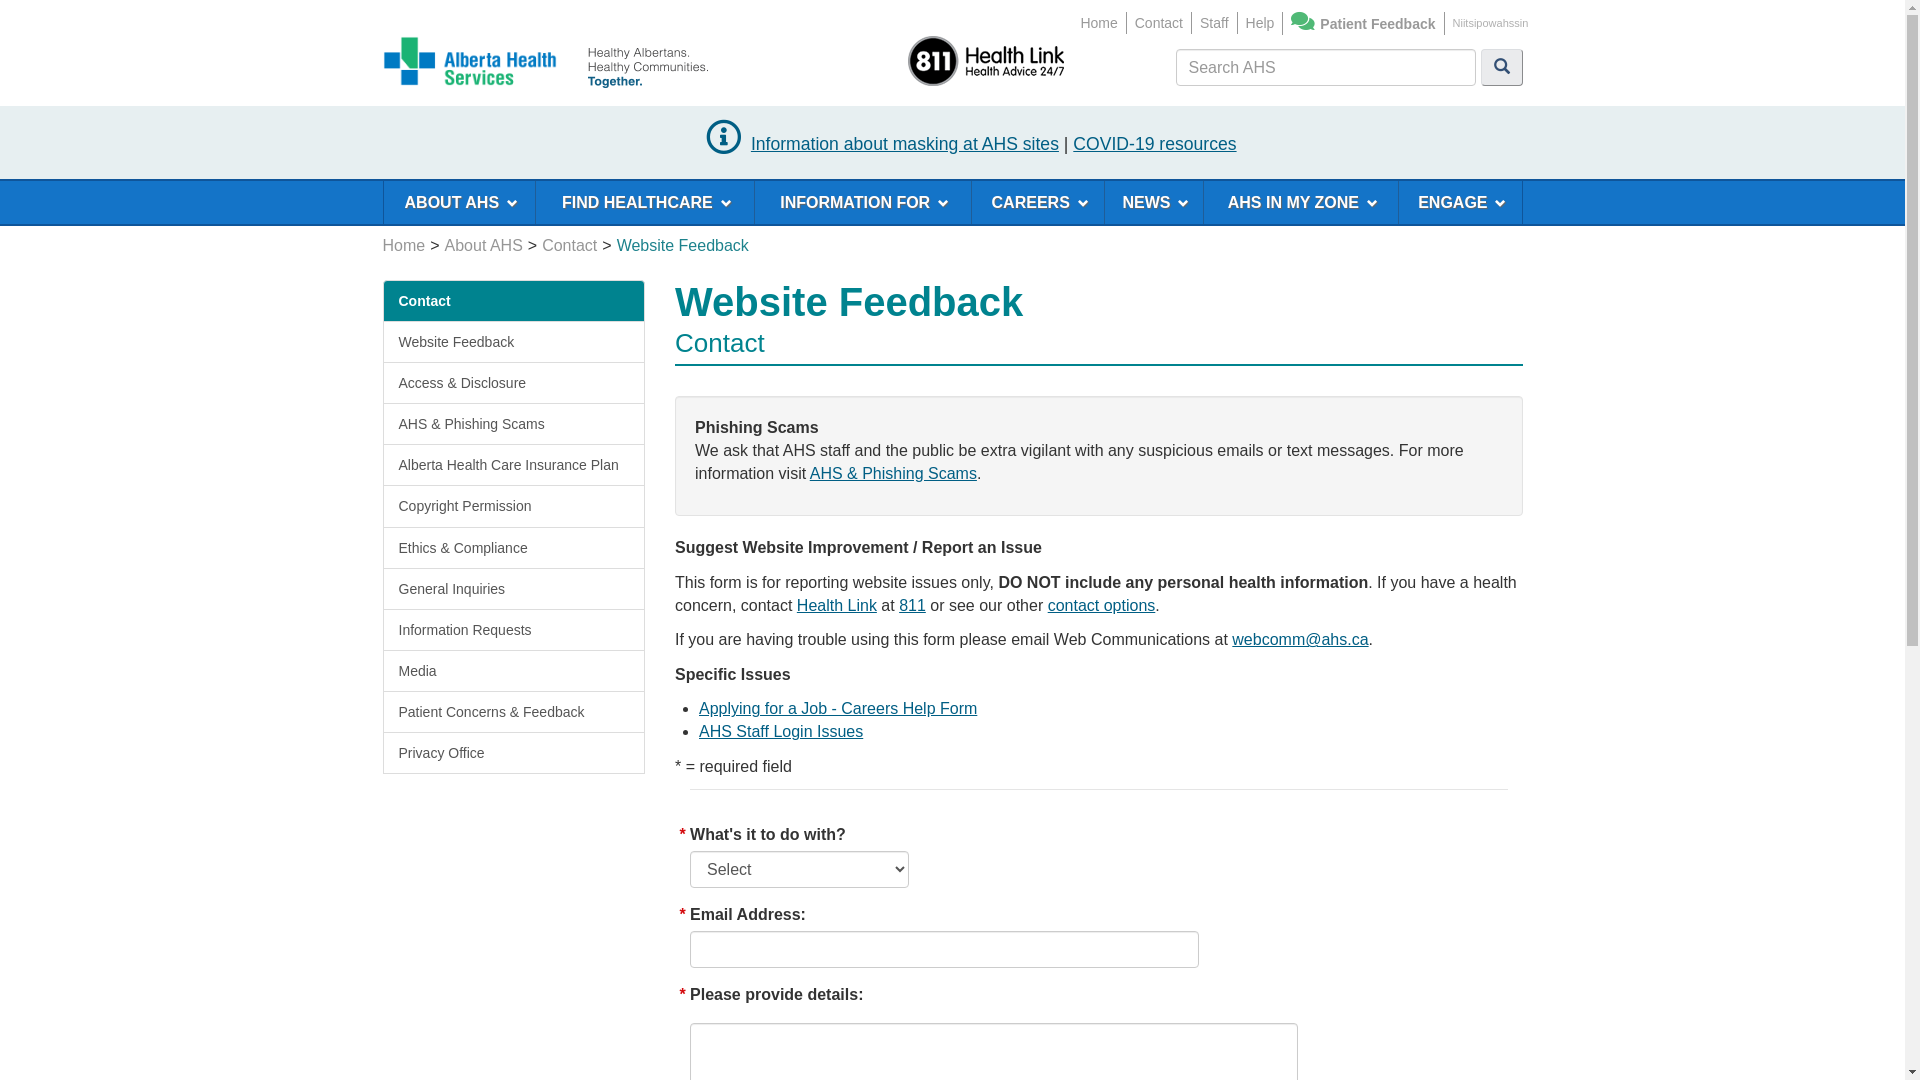 This screenshot has width=1920, height=1080. Describe the element at coordinates (513, 465) in the screenshot. I see `'Alberta Health Care Insurance Plan'` at that location.